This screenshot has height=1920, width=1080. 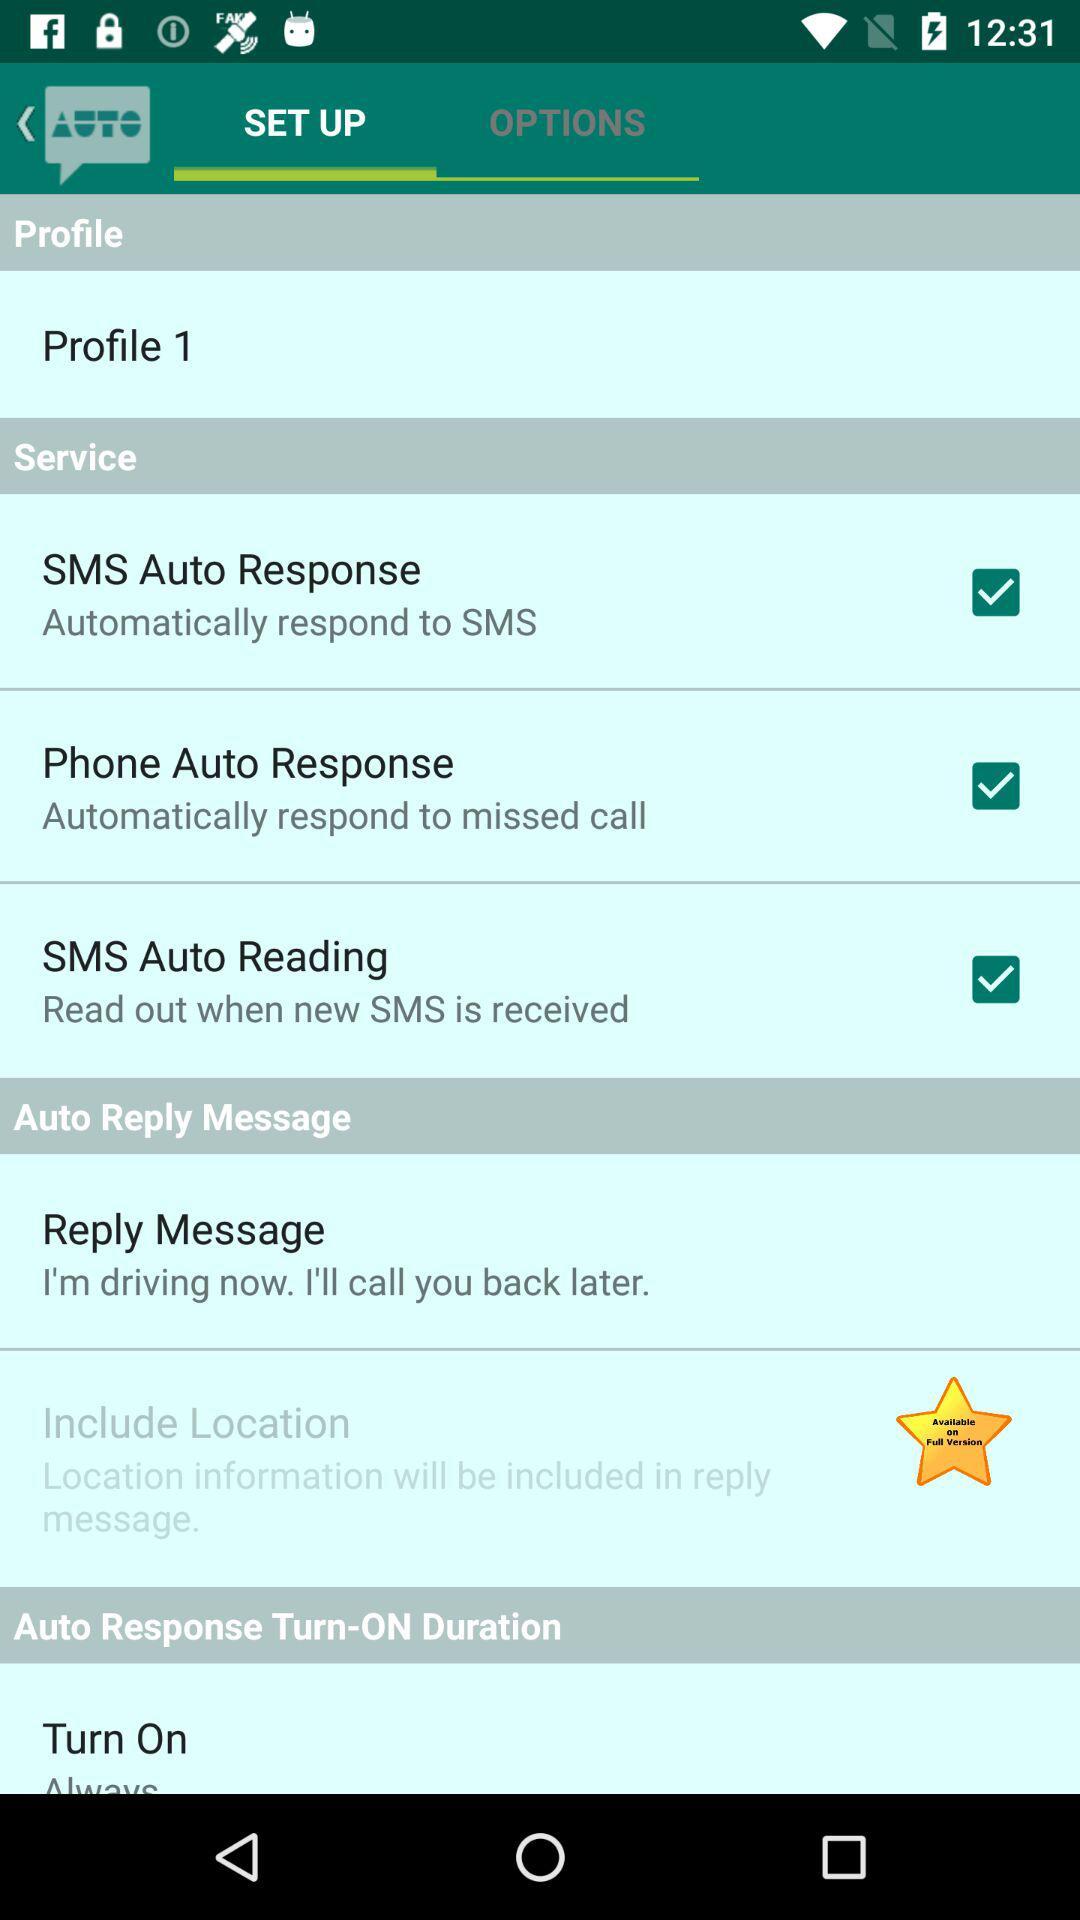 What do you see at coordinates (434, 1495) in the screenshot?
I see `app below include location` at bounding box center [434, 1495].